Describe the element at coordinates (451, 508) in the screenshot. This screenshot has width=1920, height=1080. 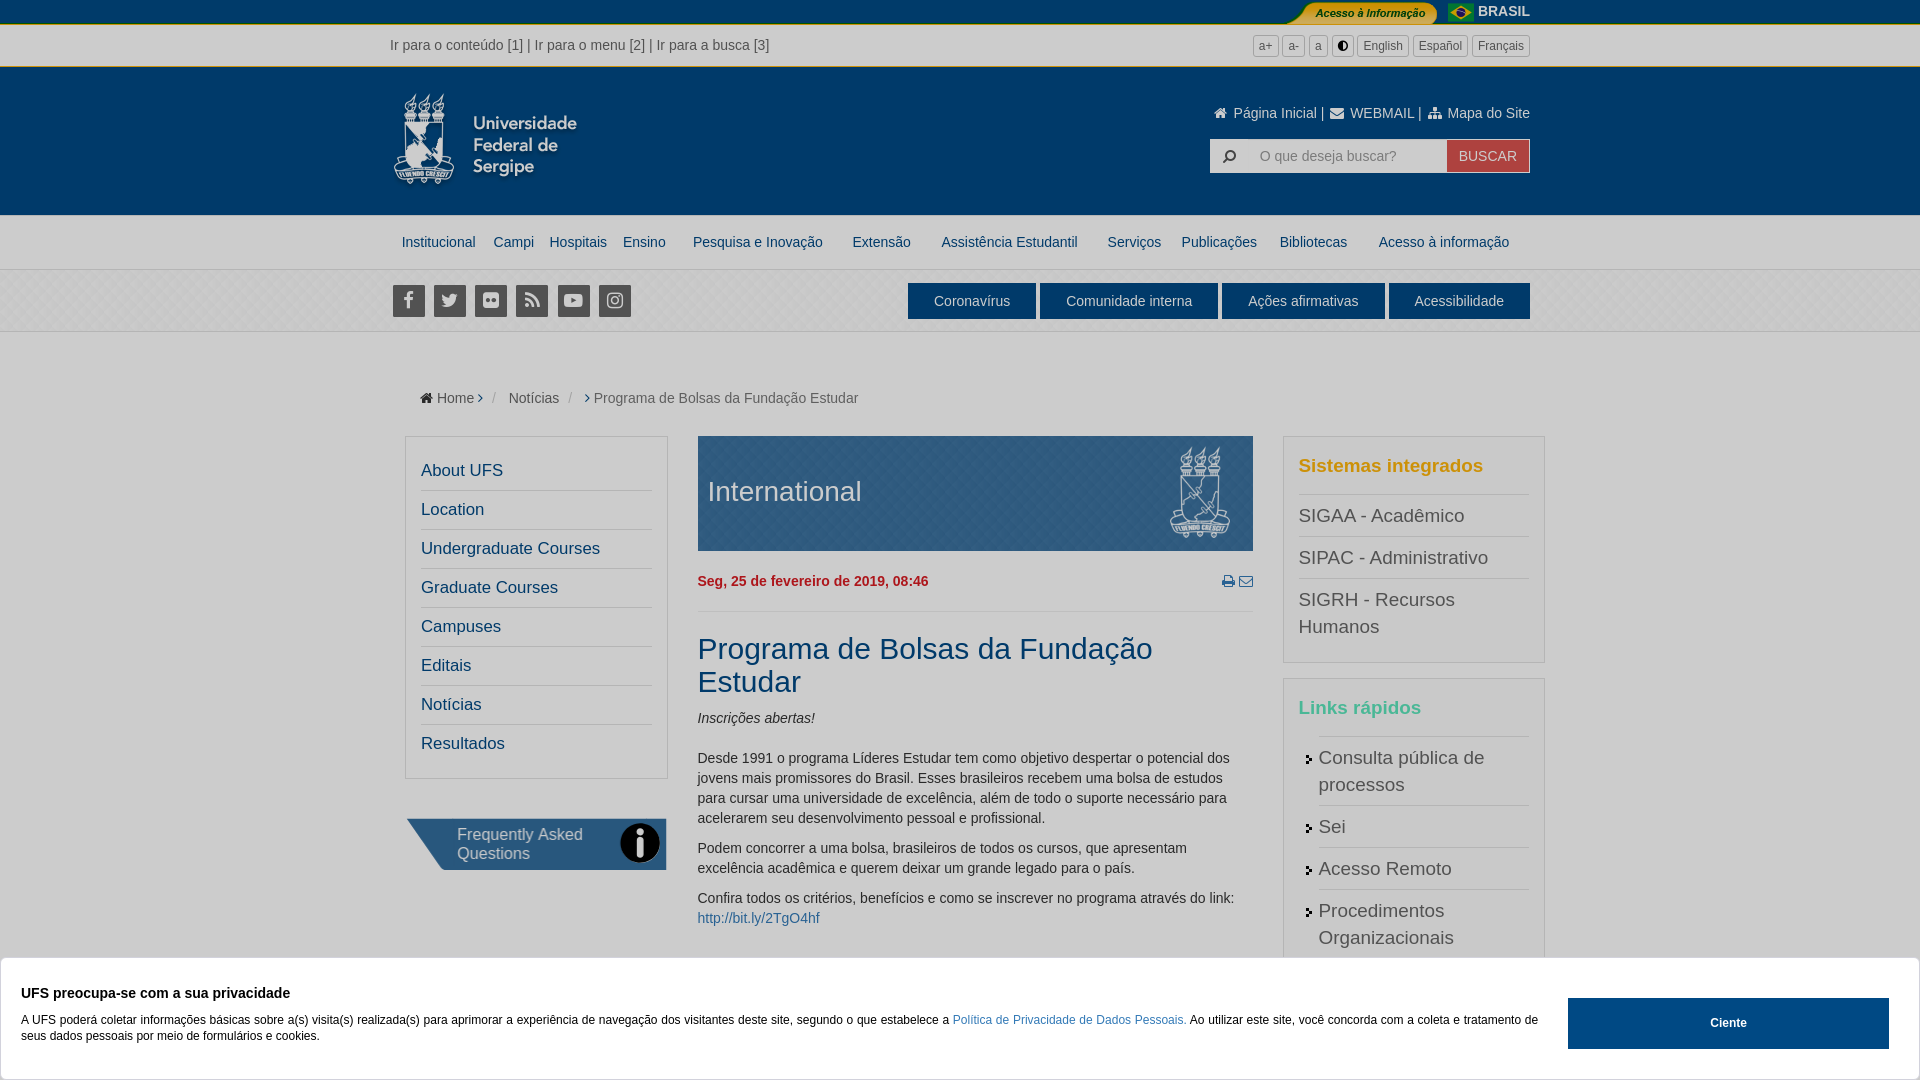
I see `'Location'` at that location.